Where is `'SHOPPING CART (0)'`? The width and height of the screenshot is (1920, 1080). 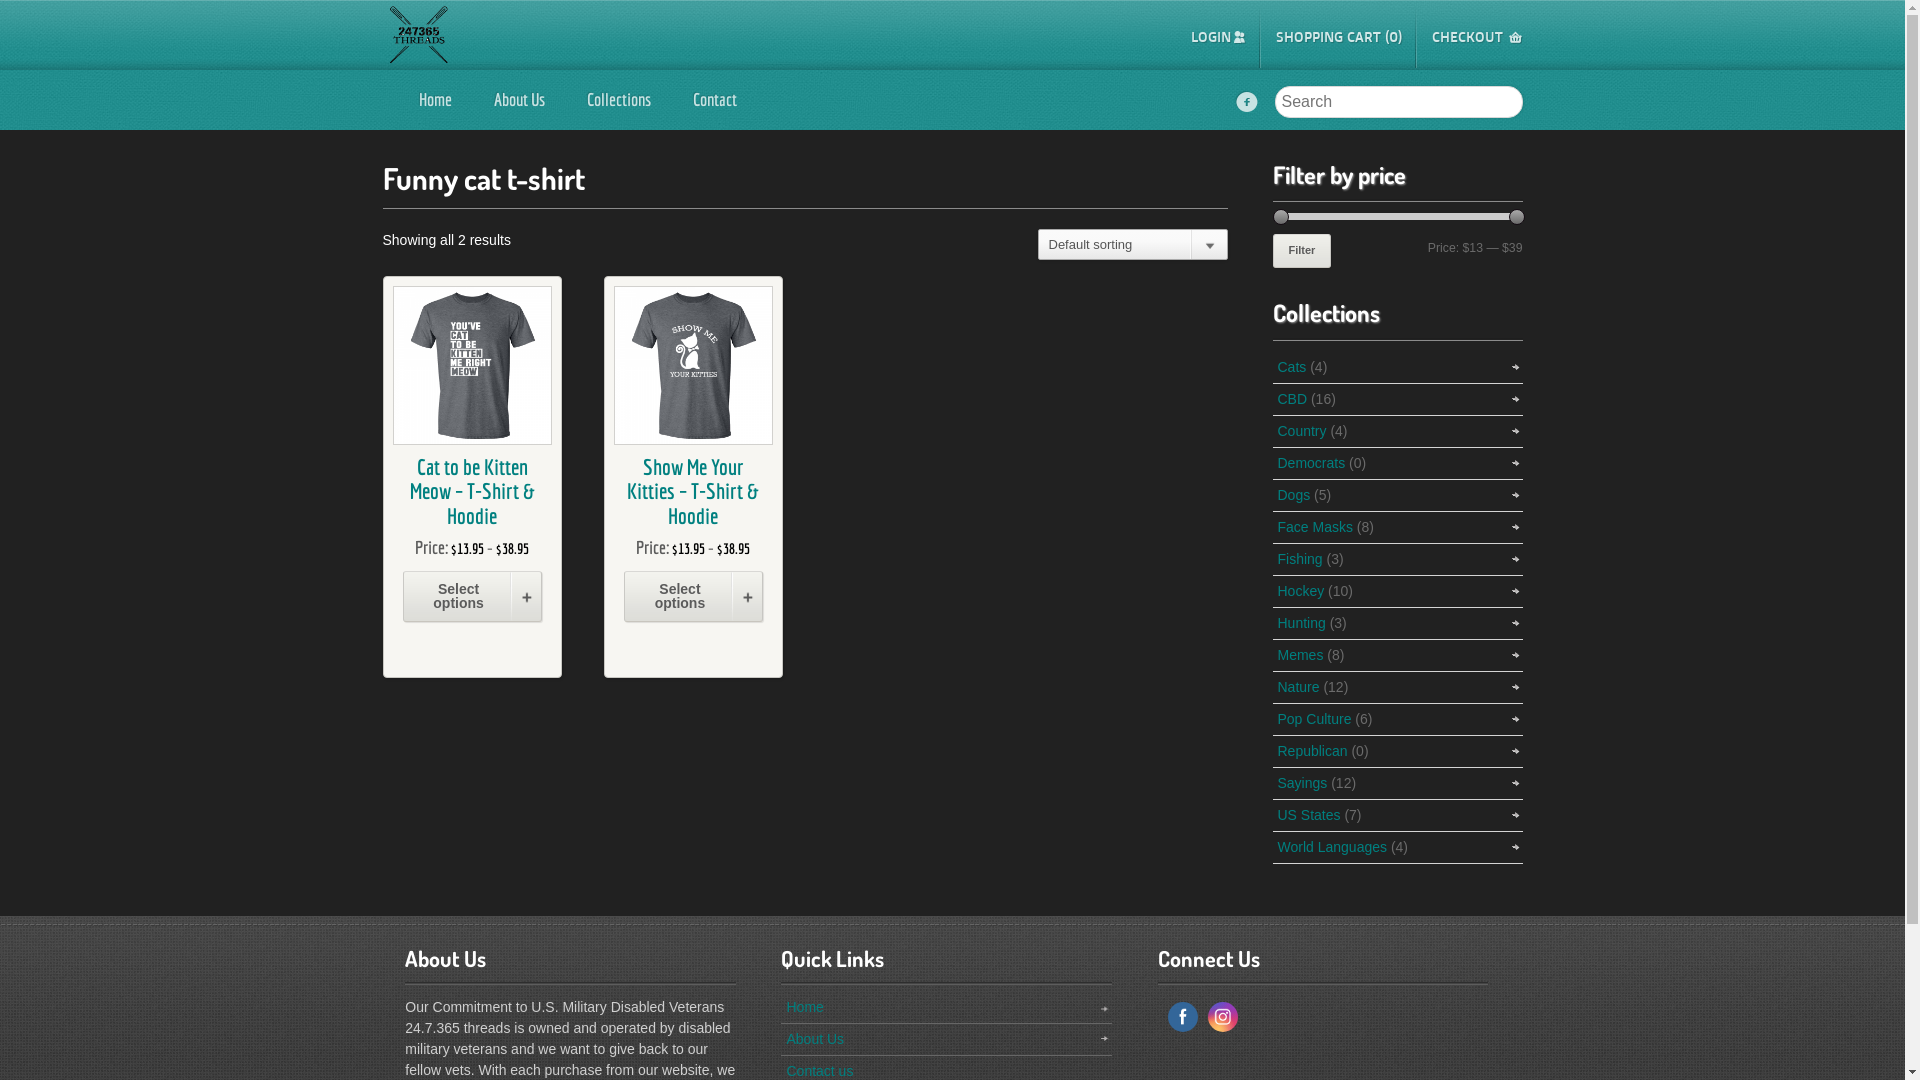 'SHOPPING CART (0)' is located at coordinates (1339, 37).